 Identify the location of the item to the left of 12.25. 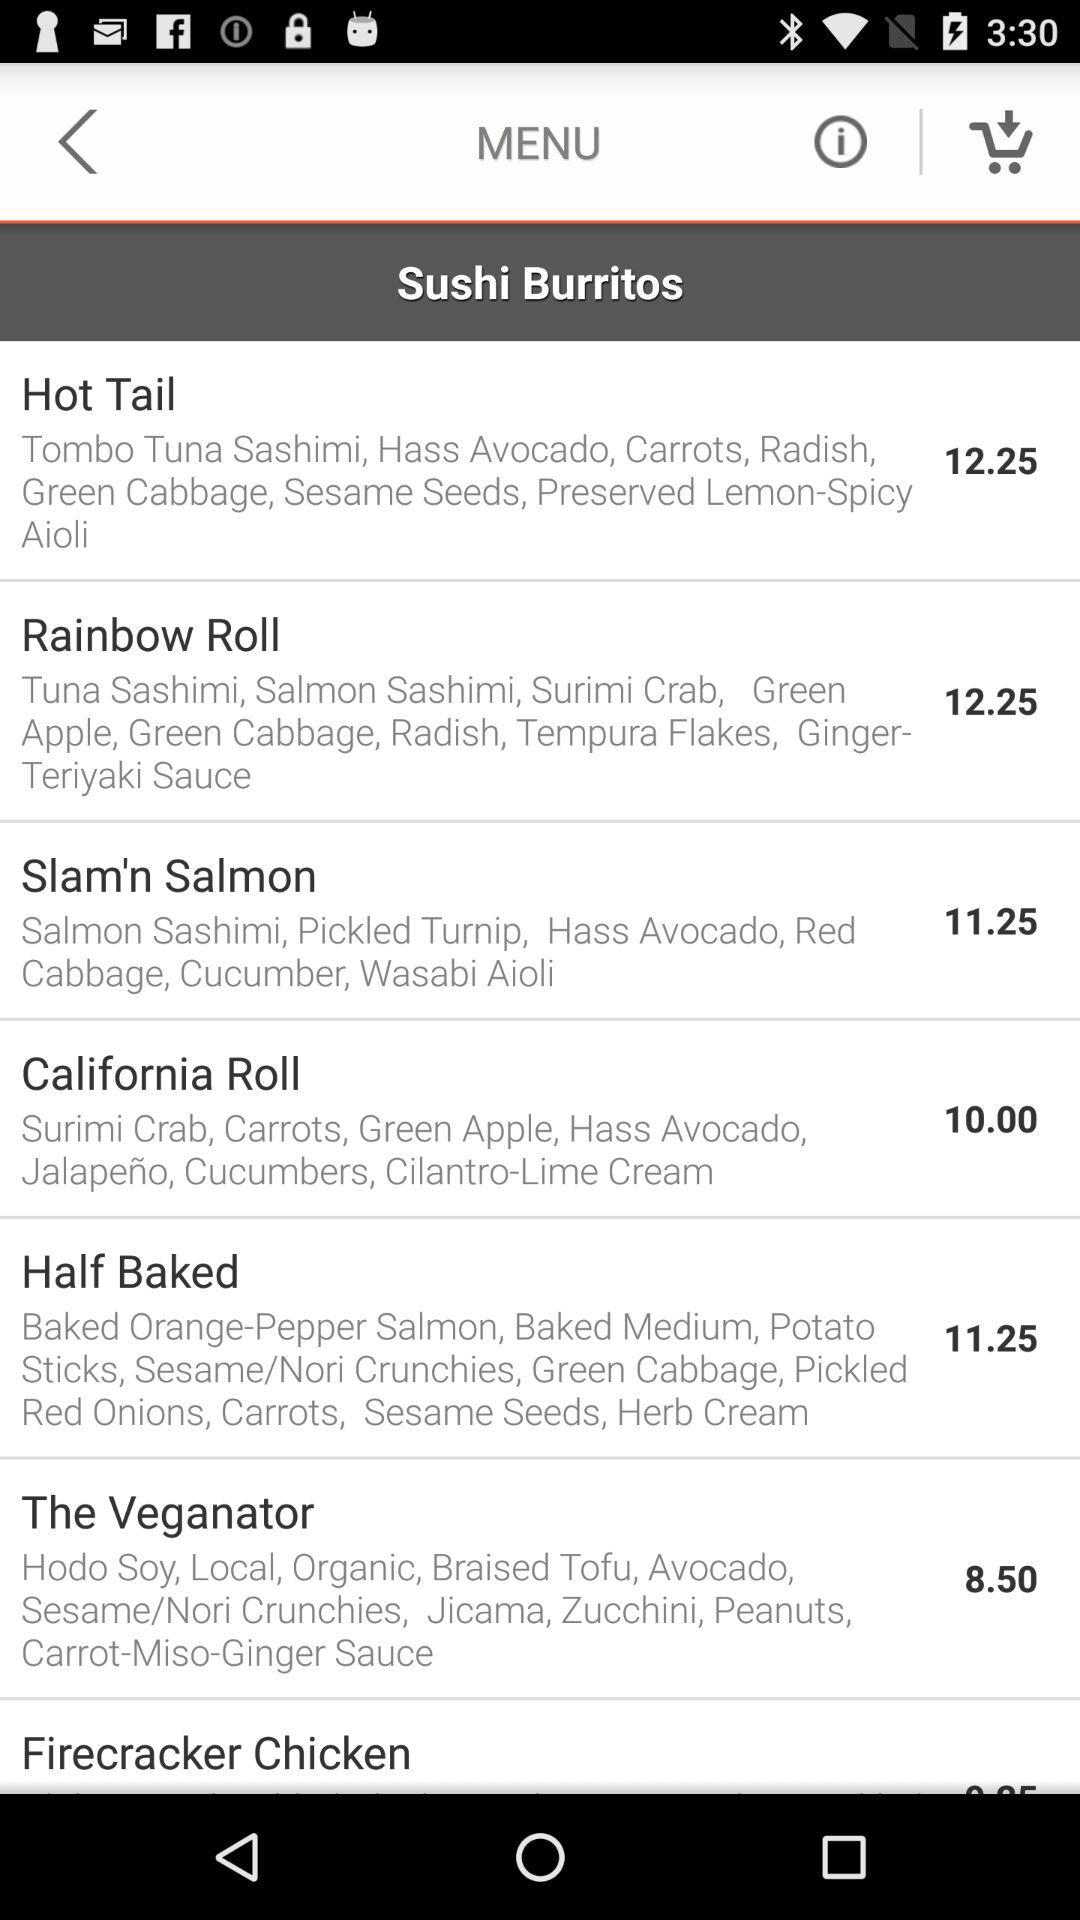
(471, 490).